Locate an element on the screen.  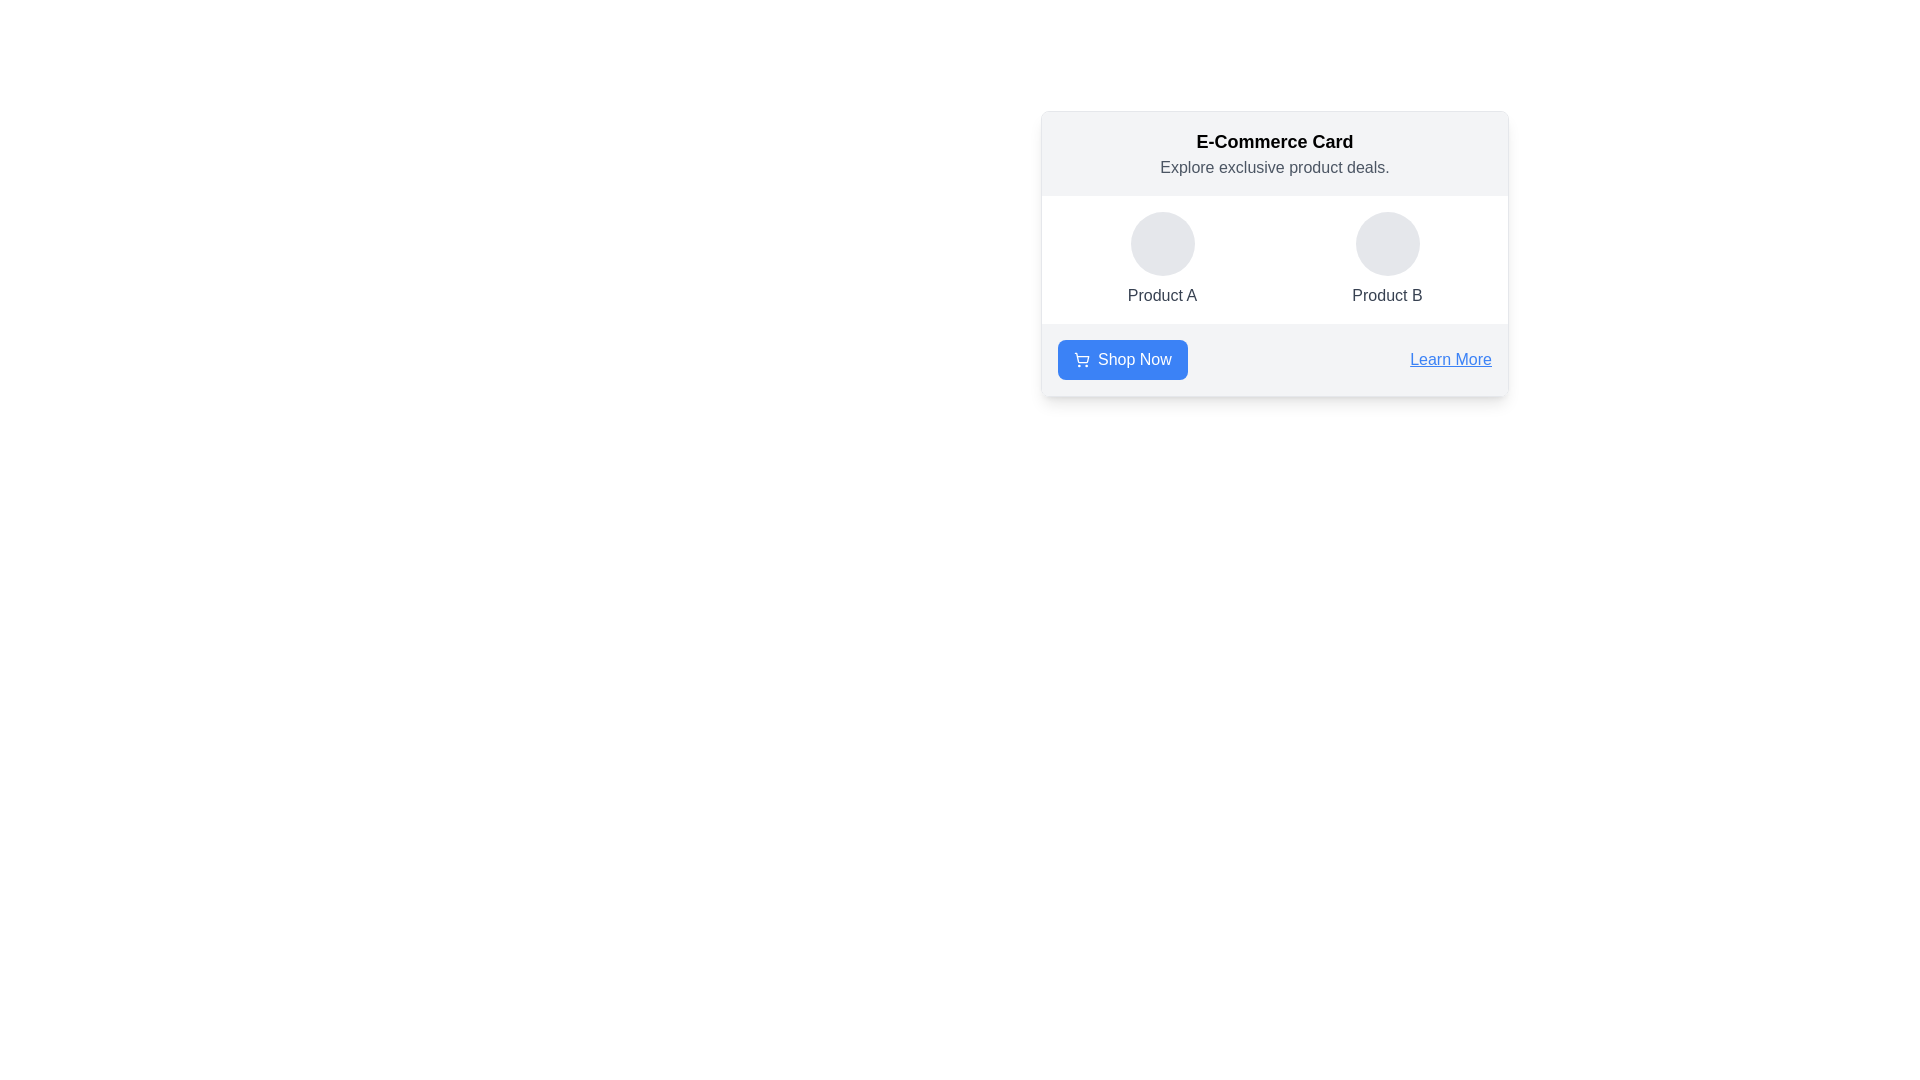
the distinct hyperlink text located in the lower-right corner of the e-commerce card layout, beneath 'Product B' is located at coordinates (1451, 358).